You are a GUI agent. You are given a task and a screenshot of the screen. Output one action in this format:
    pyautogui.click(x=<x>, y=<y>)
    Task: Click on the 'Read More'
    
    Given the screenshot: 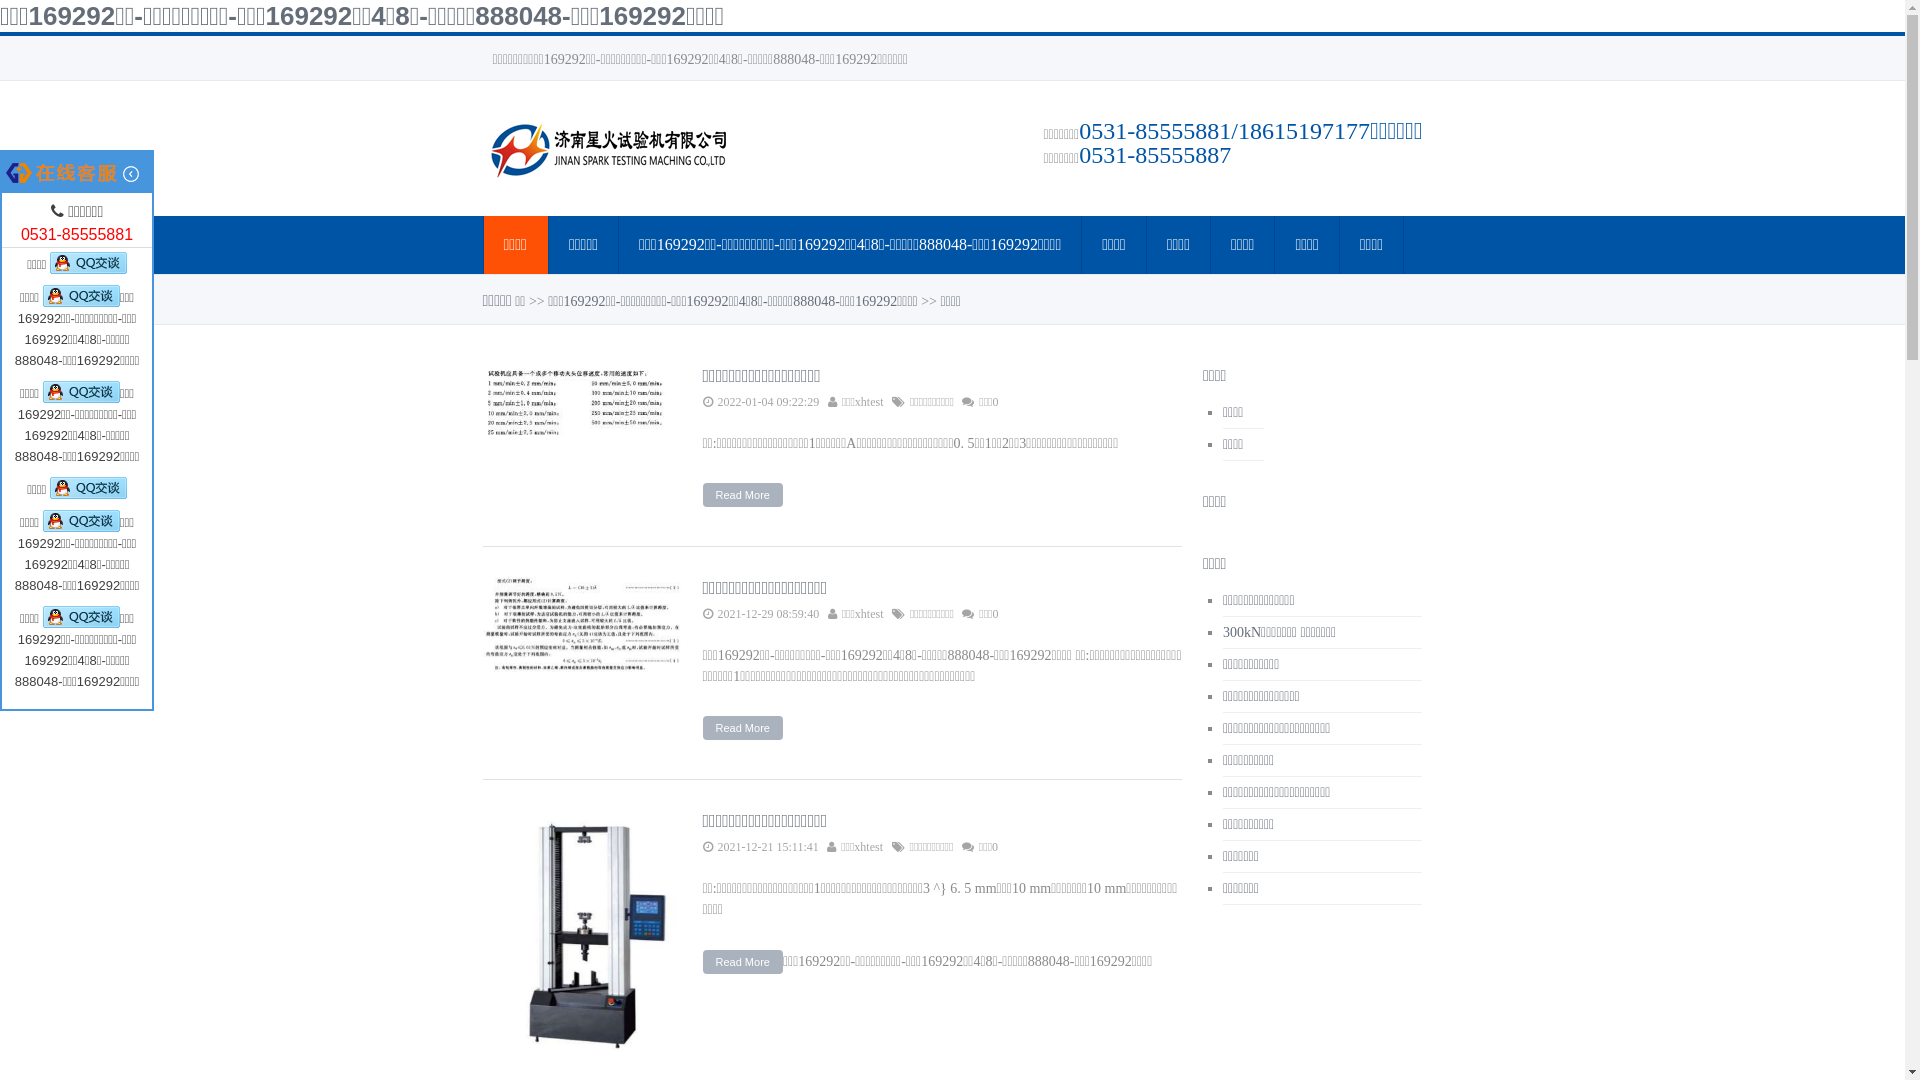 What is the action you would take?
    pyautogui.click(x=701, y=728)
    